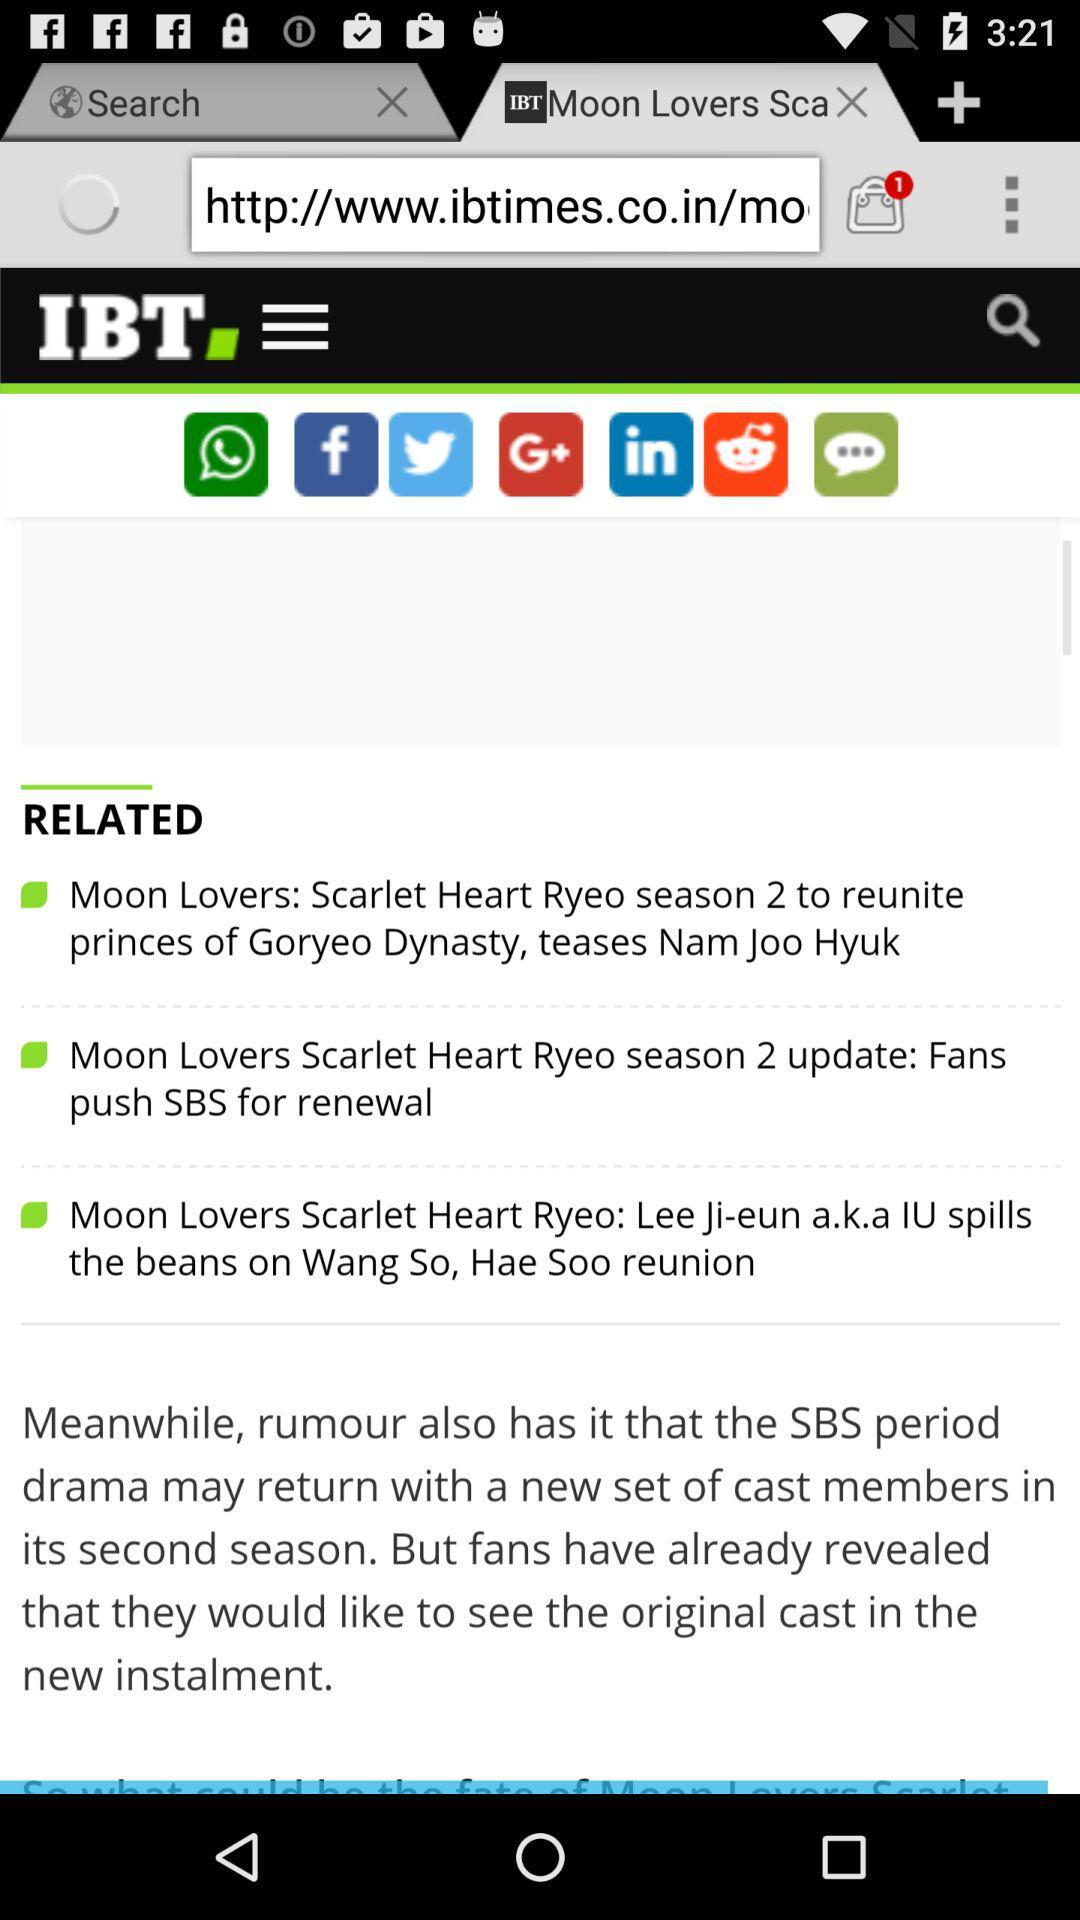 The width and height of the screenshot is (1080, 1920). What do you see at coordinates (874, 219) in the screenshot?
I see `the shop icon` at bounding box center [874, 219].